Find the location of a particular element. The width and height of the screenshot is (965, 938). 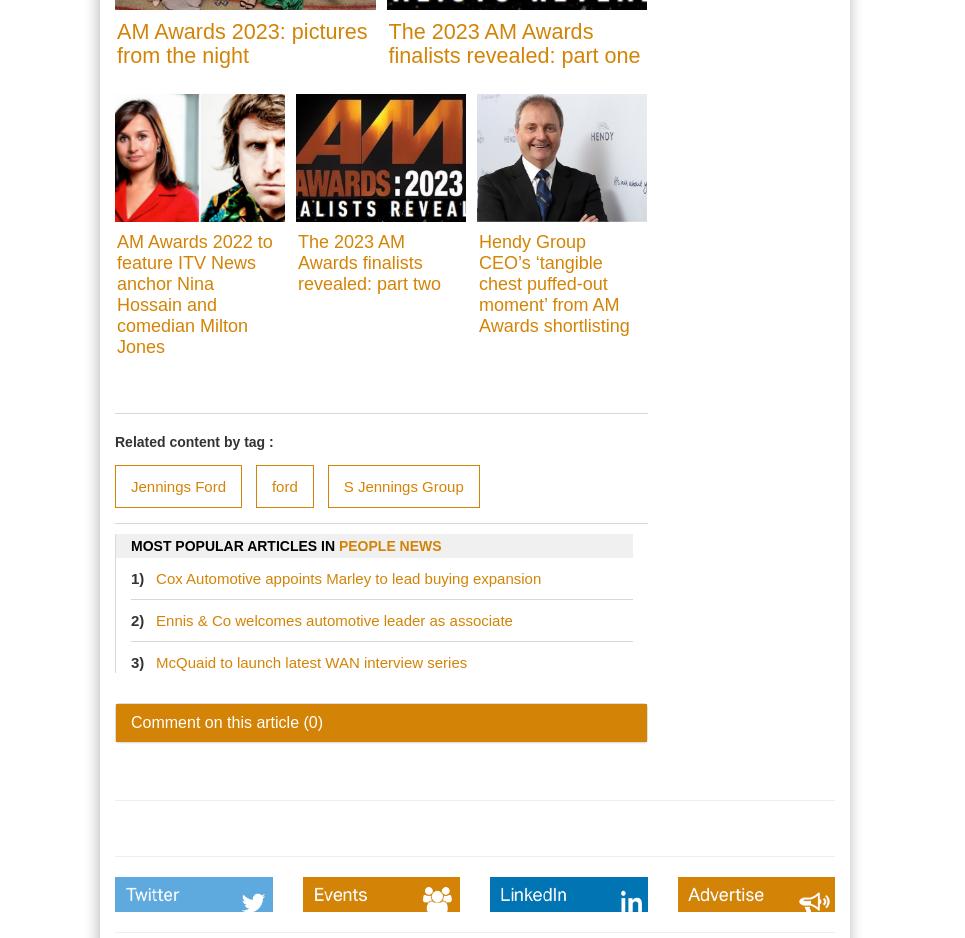

'People News' is located at coordinates (388, 546).